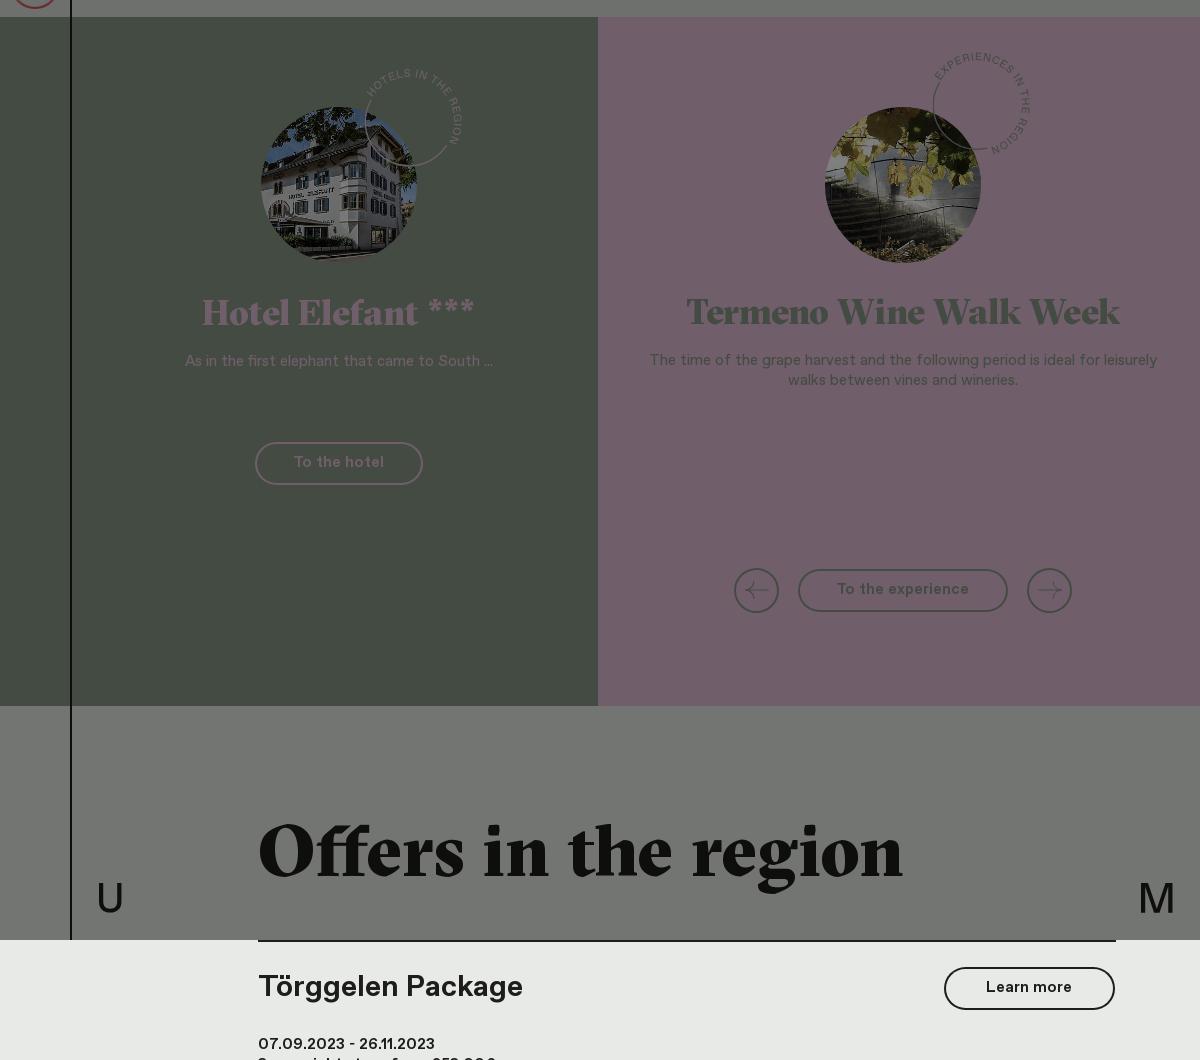  I want to click on 'As in the first elephant that came to South ...', so click(338, 361).